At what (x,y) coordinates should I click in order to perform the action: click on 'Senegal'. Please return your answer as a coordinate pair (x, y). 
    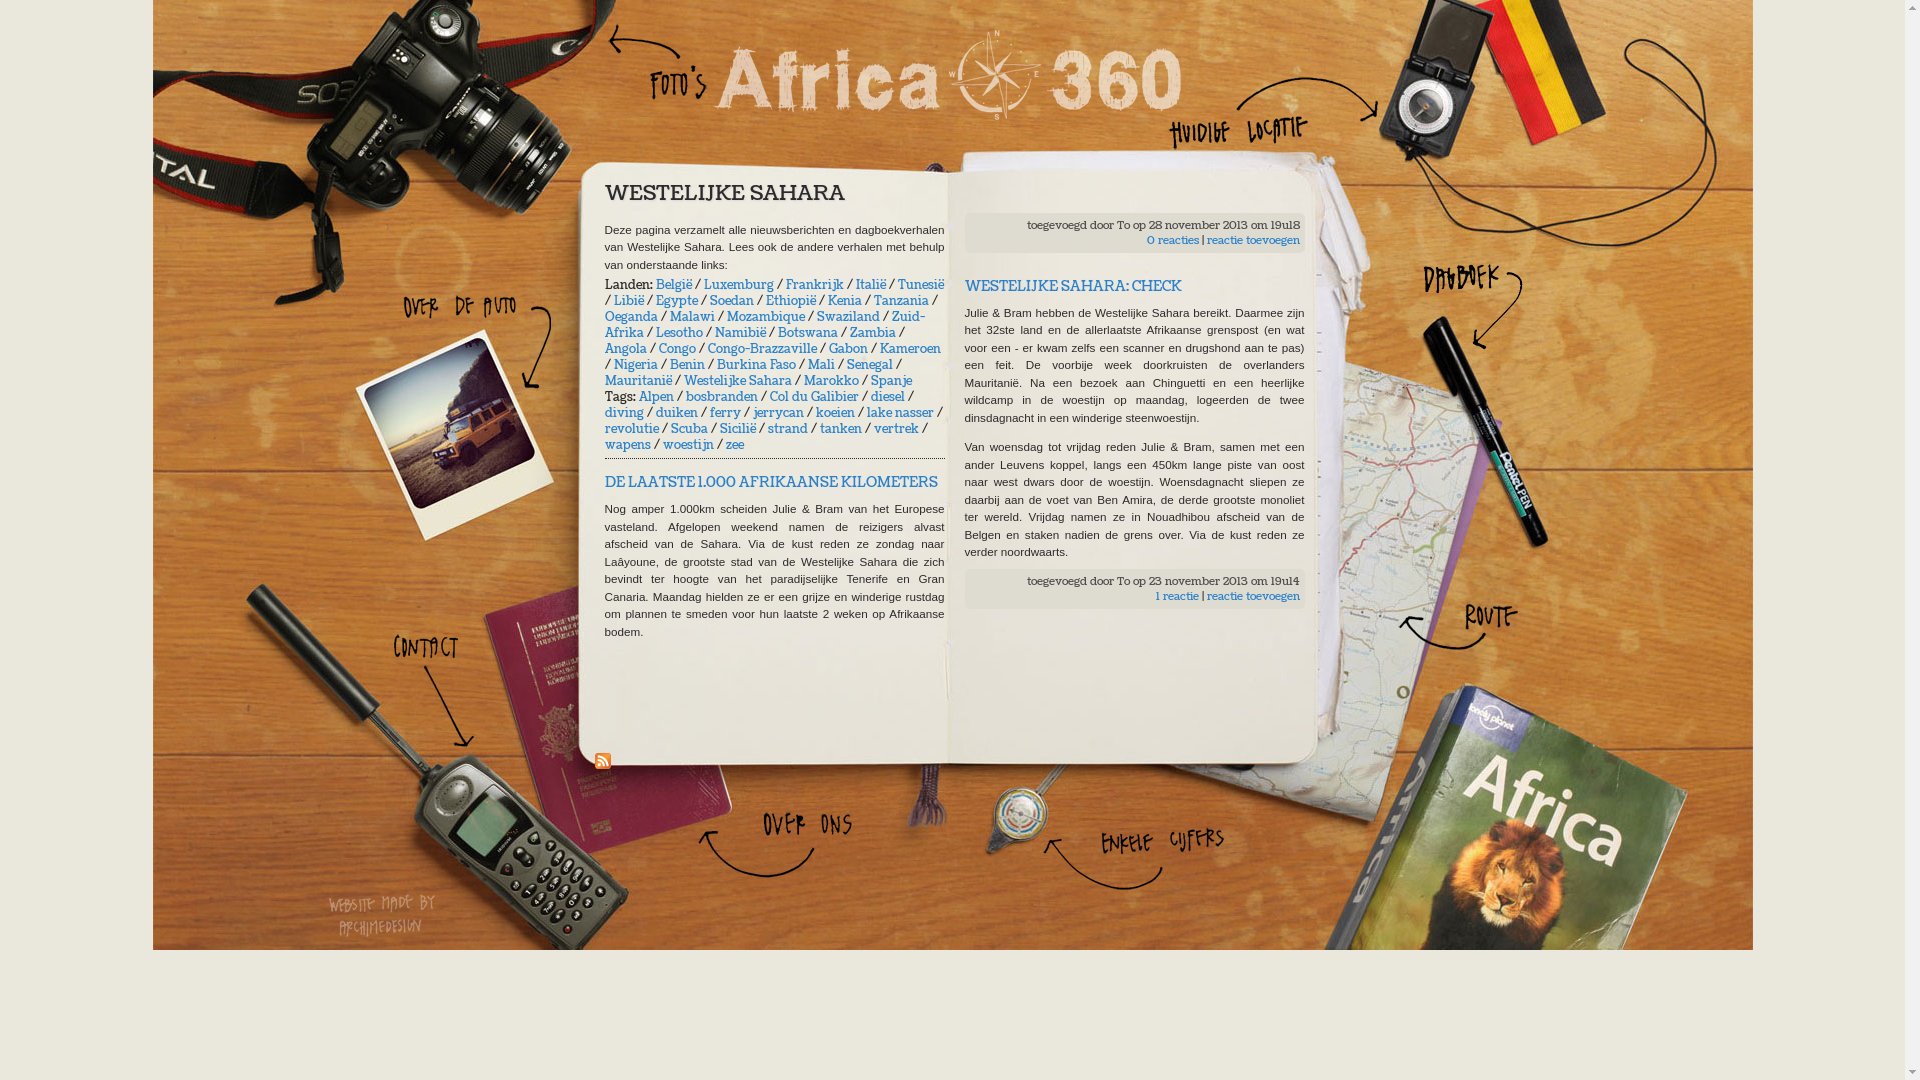
    Looking at the image, I should click on (845, 365).